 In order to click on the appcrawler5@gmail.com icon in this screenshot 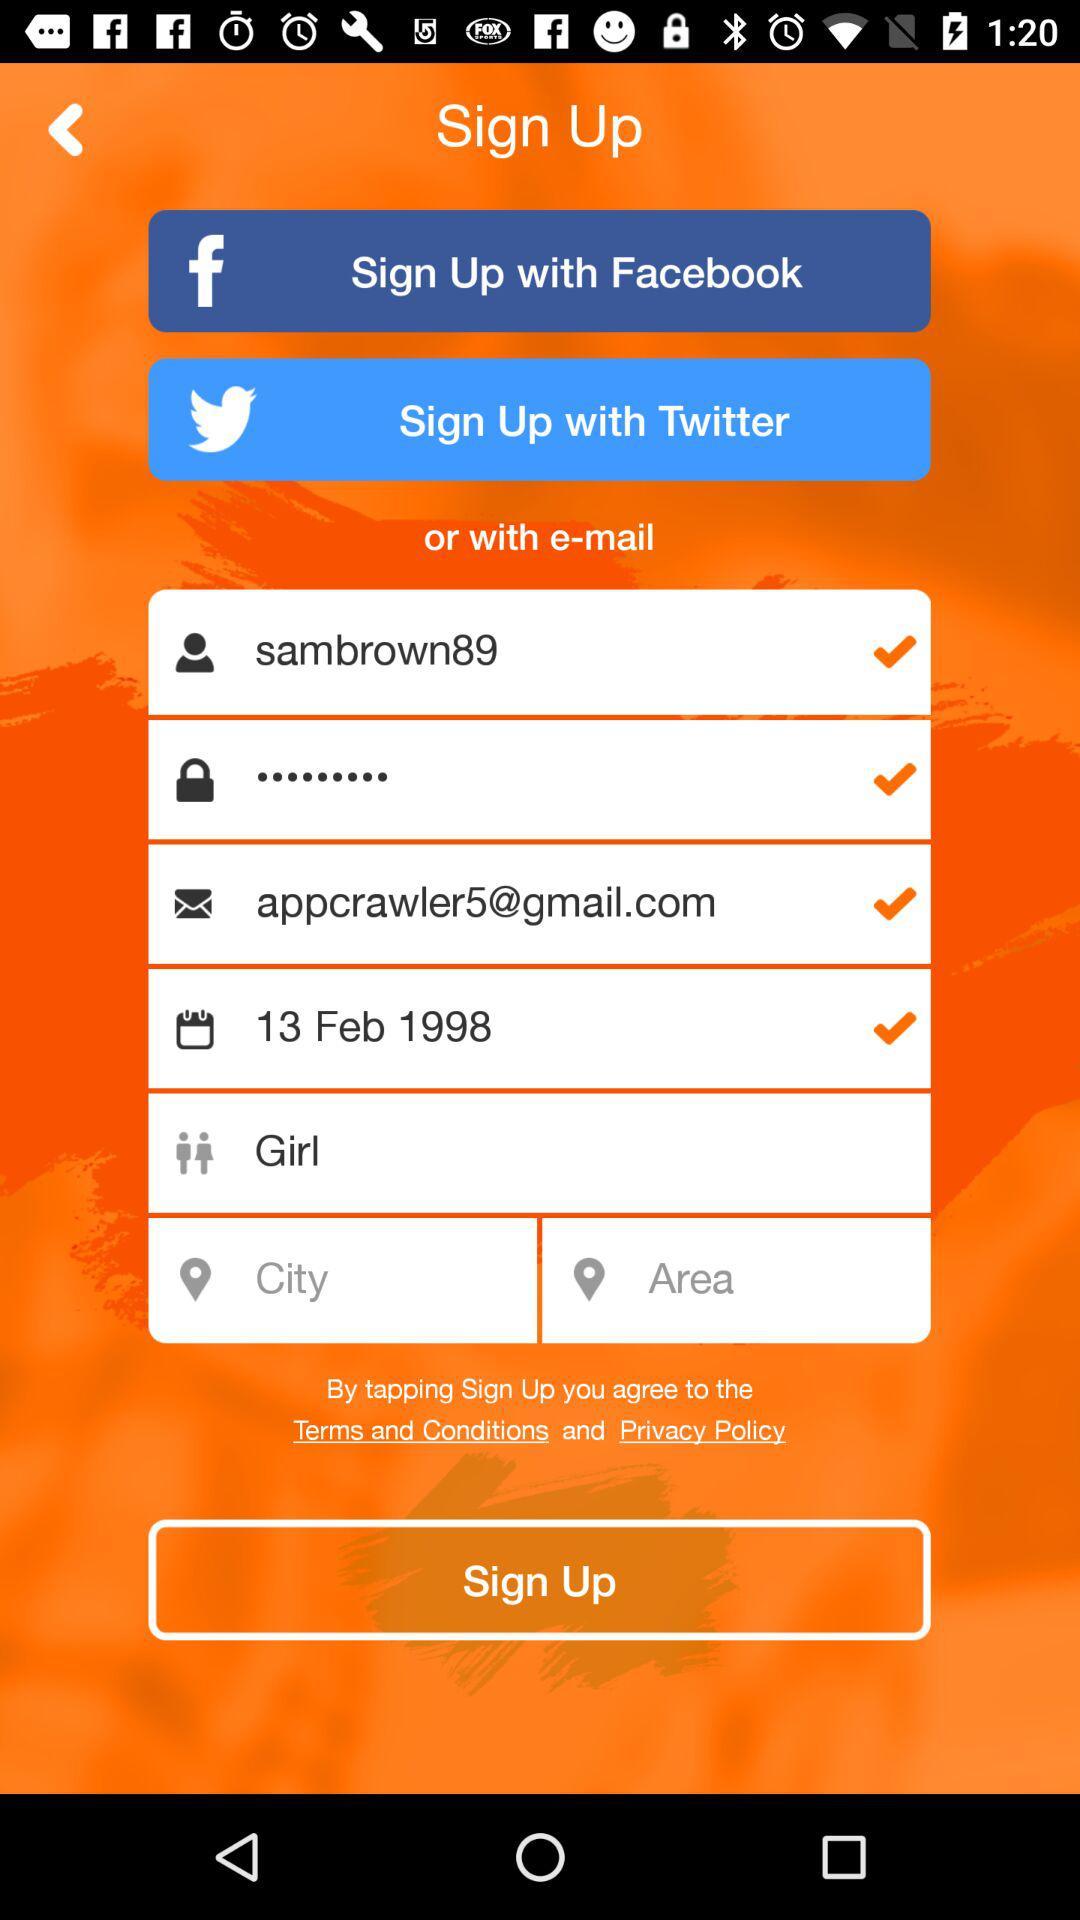, I will do `click(548, 903)`.